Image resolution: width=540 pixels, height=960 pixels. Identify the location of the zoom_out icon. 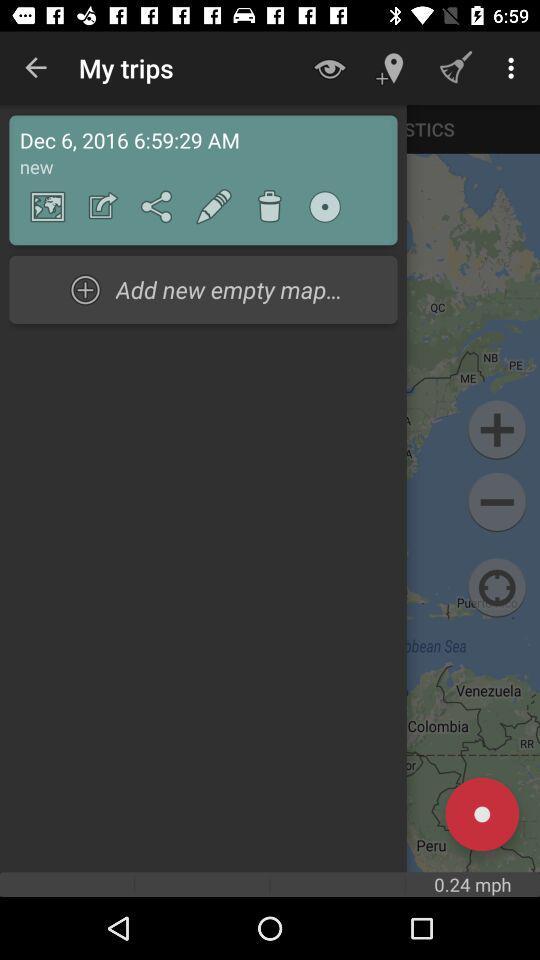
(496, 501).